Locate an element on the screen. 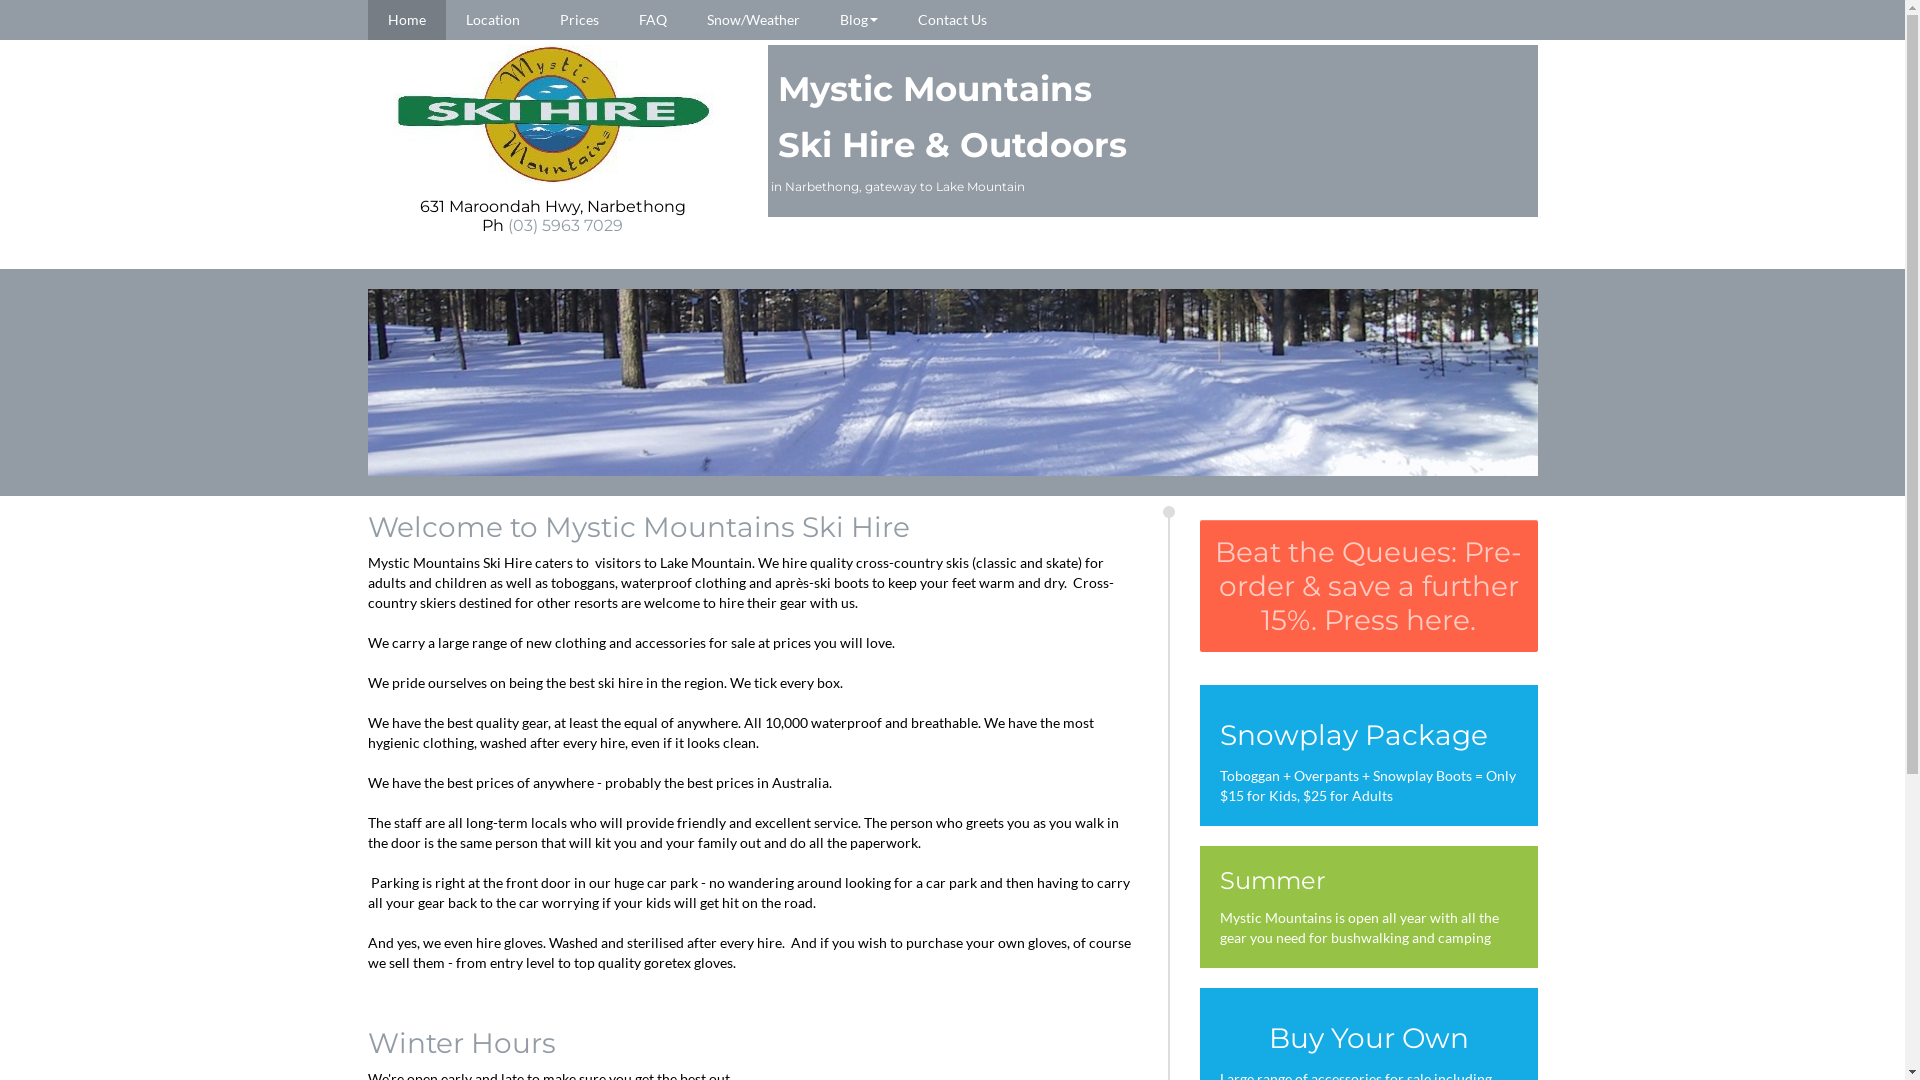 Image resolution: width=1920 pixels, height=1080 pixels. 'Location' is located at coordinates (493, 19).